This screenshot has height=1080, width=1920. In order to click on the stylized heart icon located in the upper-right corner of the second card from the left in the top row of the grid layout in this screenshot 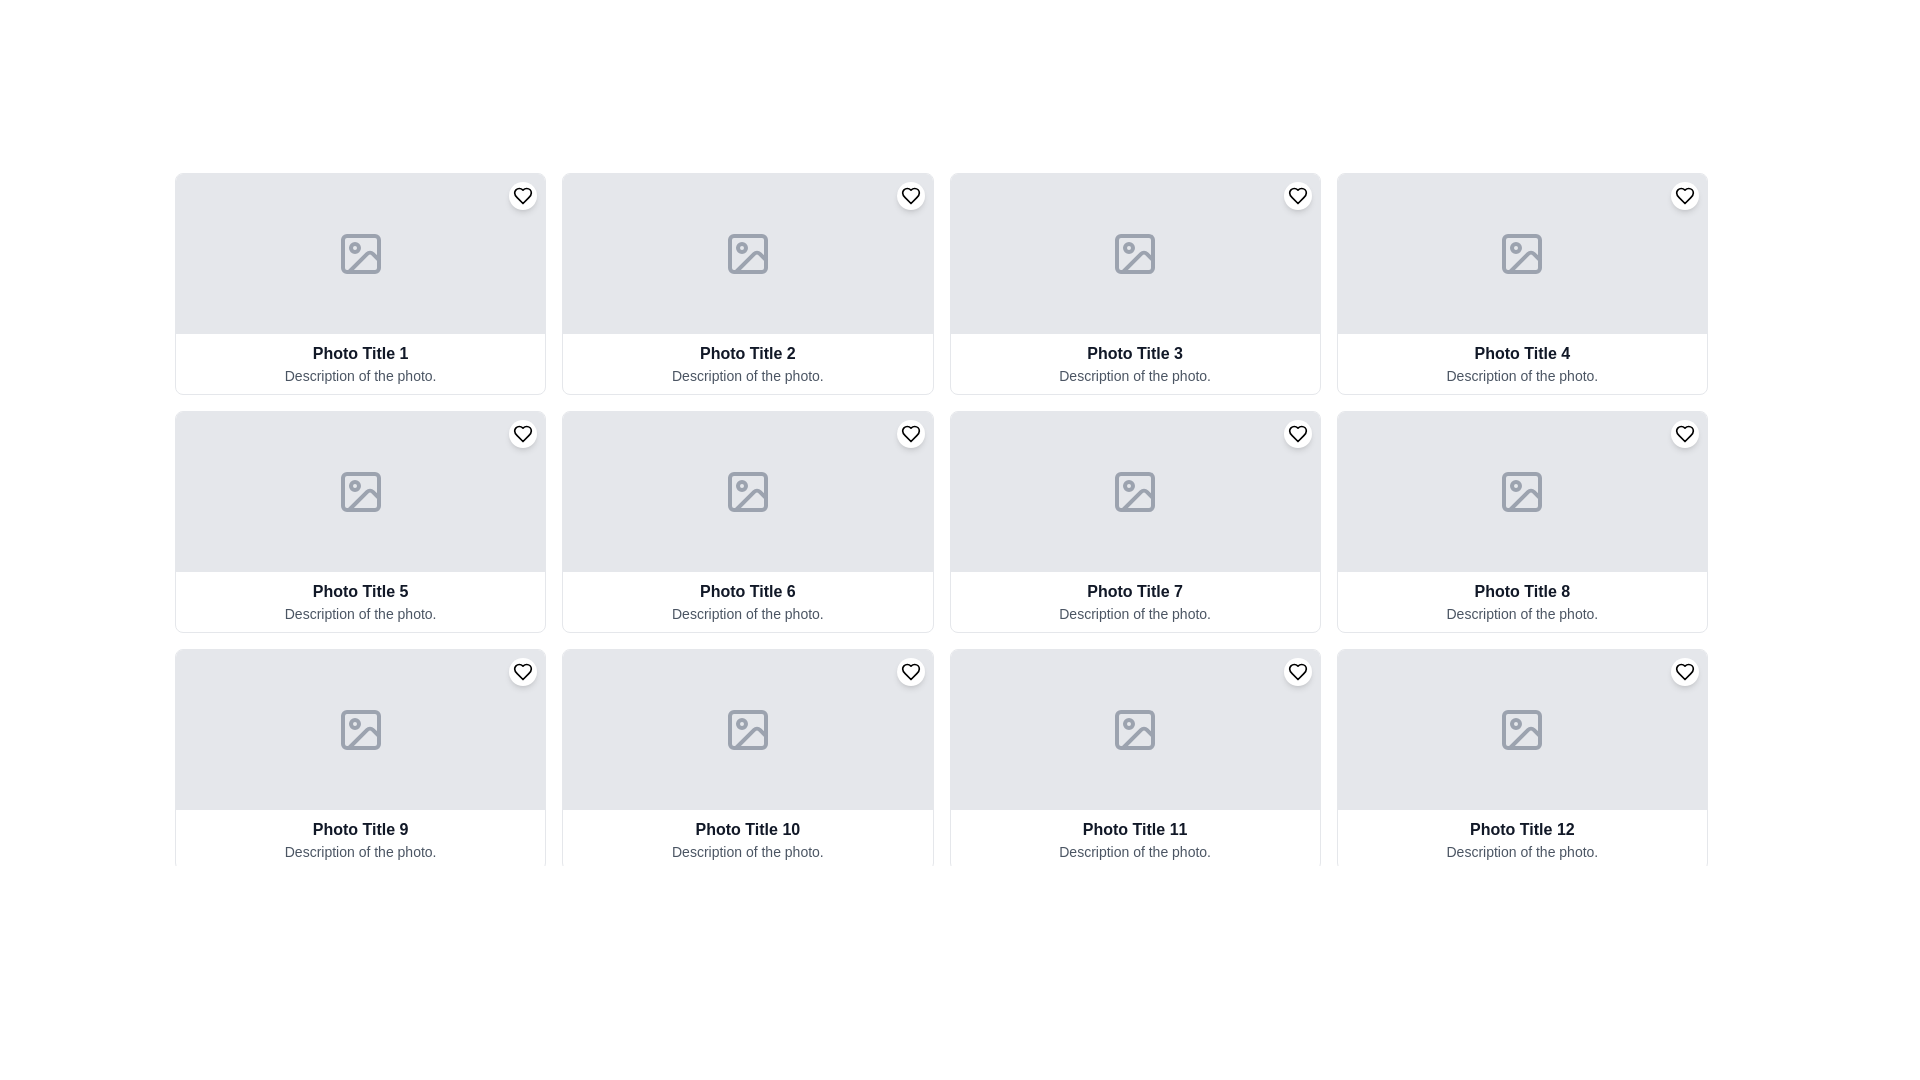, I will do `click(909, 196)`.